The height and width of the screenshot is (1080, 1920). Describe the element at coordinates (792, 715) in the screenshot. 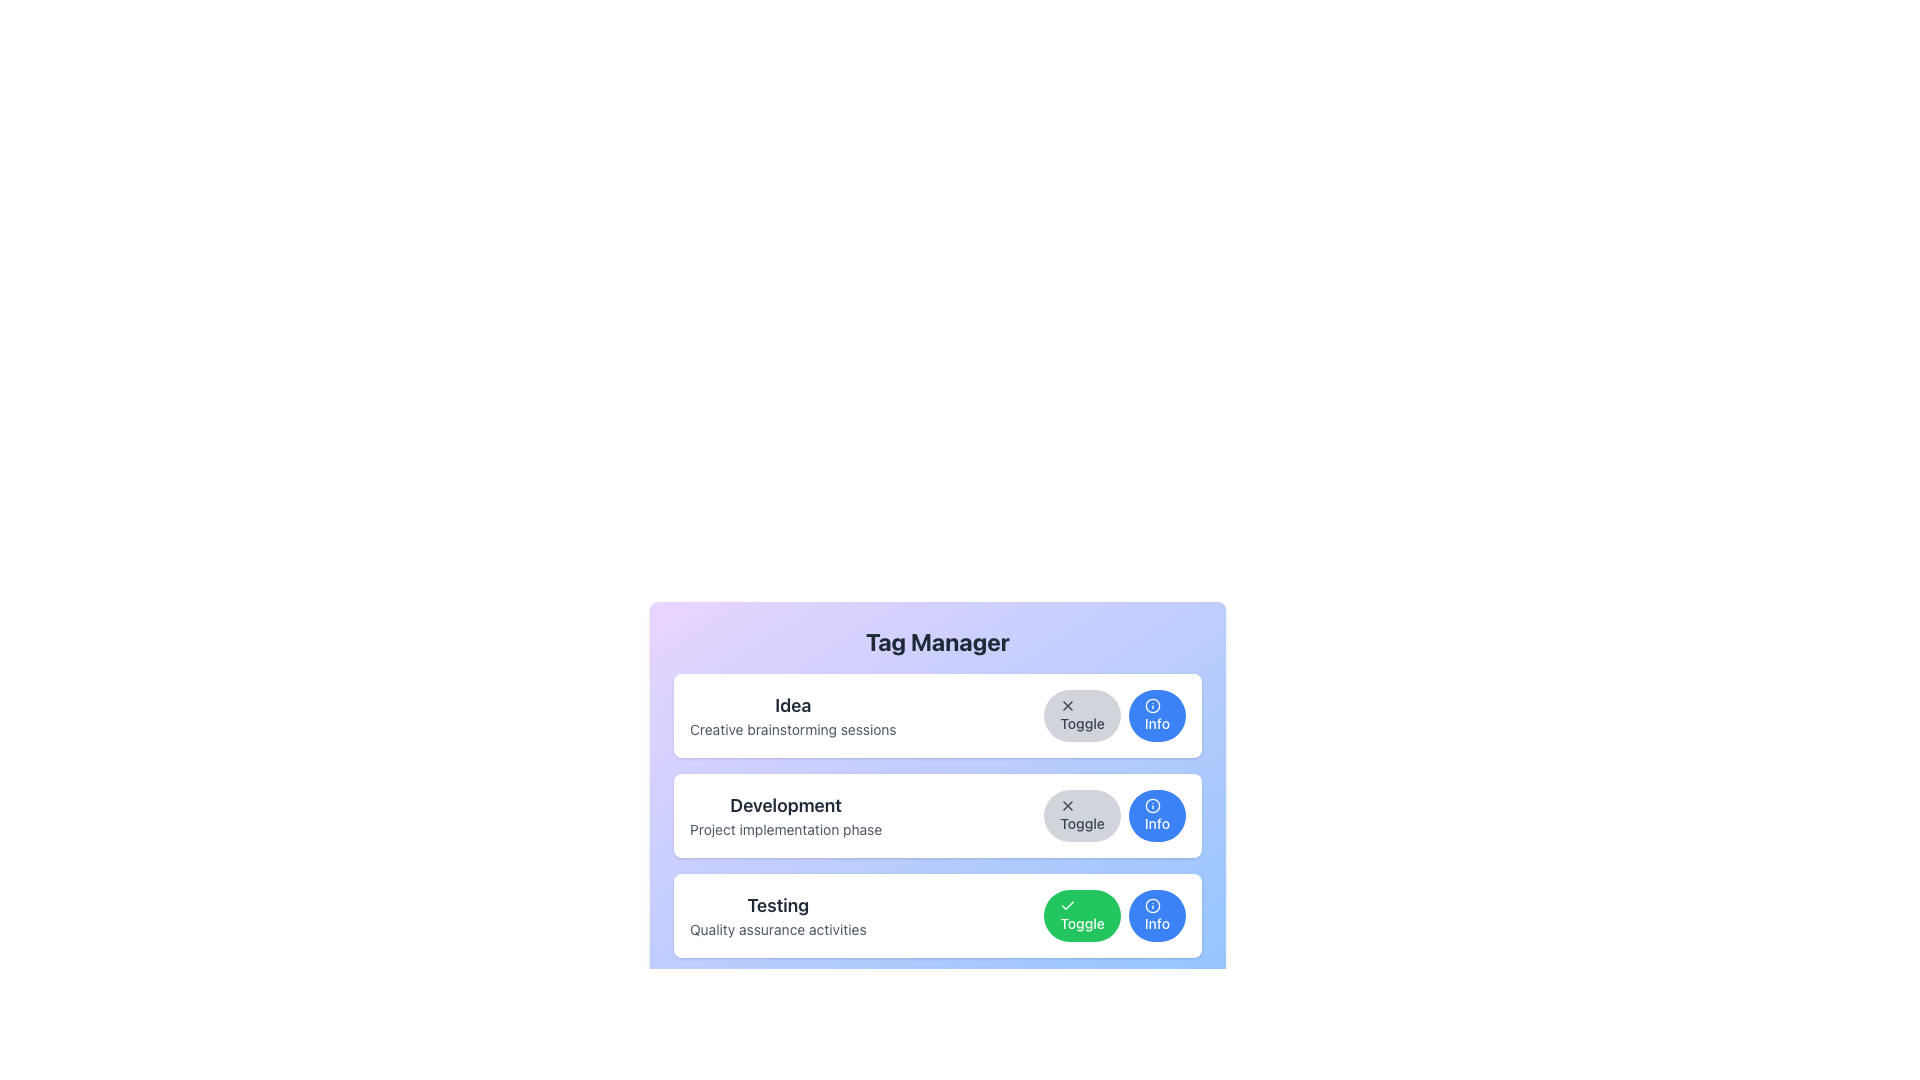

I see `the static text block labeled 'Idea' with the description 'Creative brainstorming sessions', located in the topmost card under 'Tag Manager'` at that location.